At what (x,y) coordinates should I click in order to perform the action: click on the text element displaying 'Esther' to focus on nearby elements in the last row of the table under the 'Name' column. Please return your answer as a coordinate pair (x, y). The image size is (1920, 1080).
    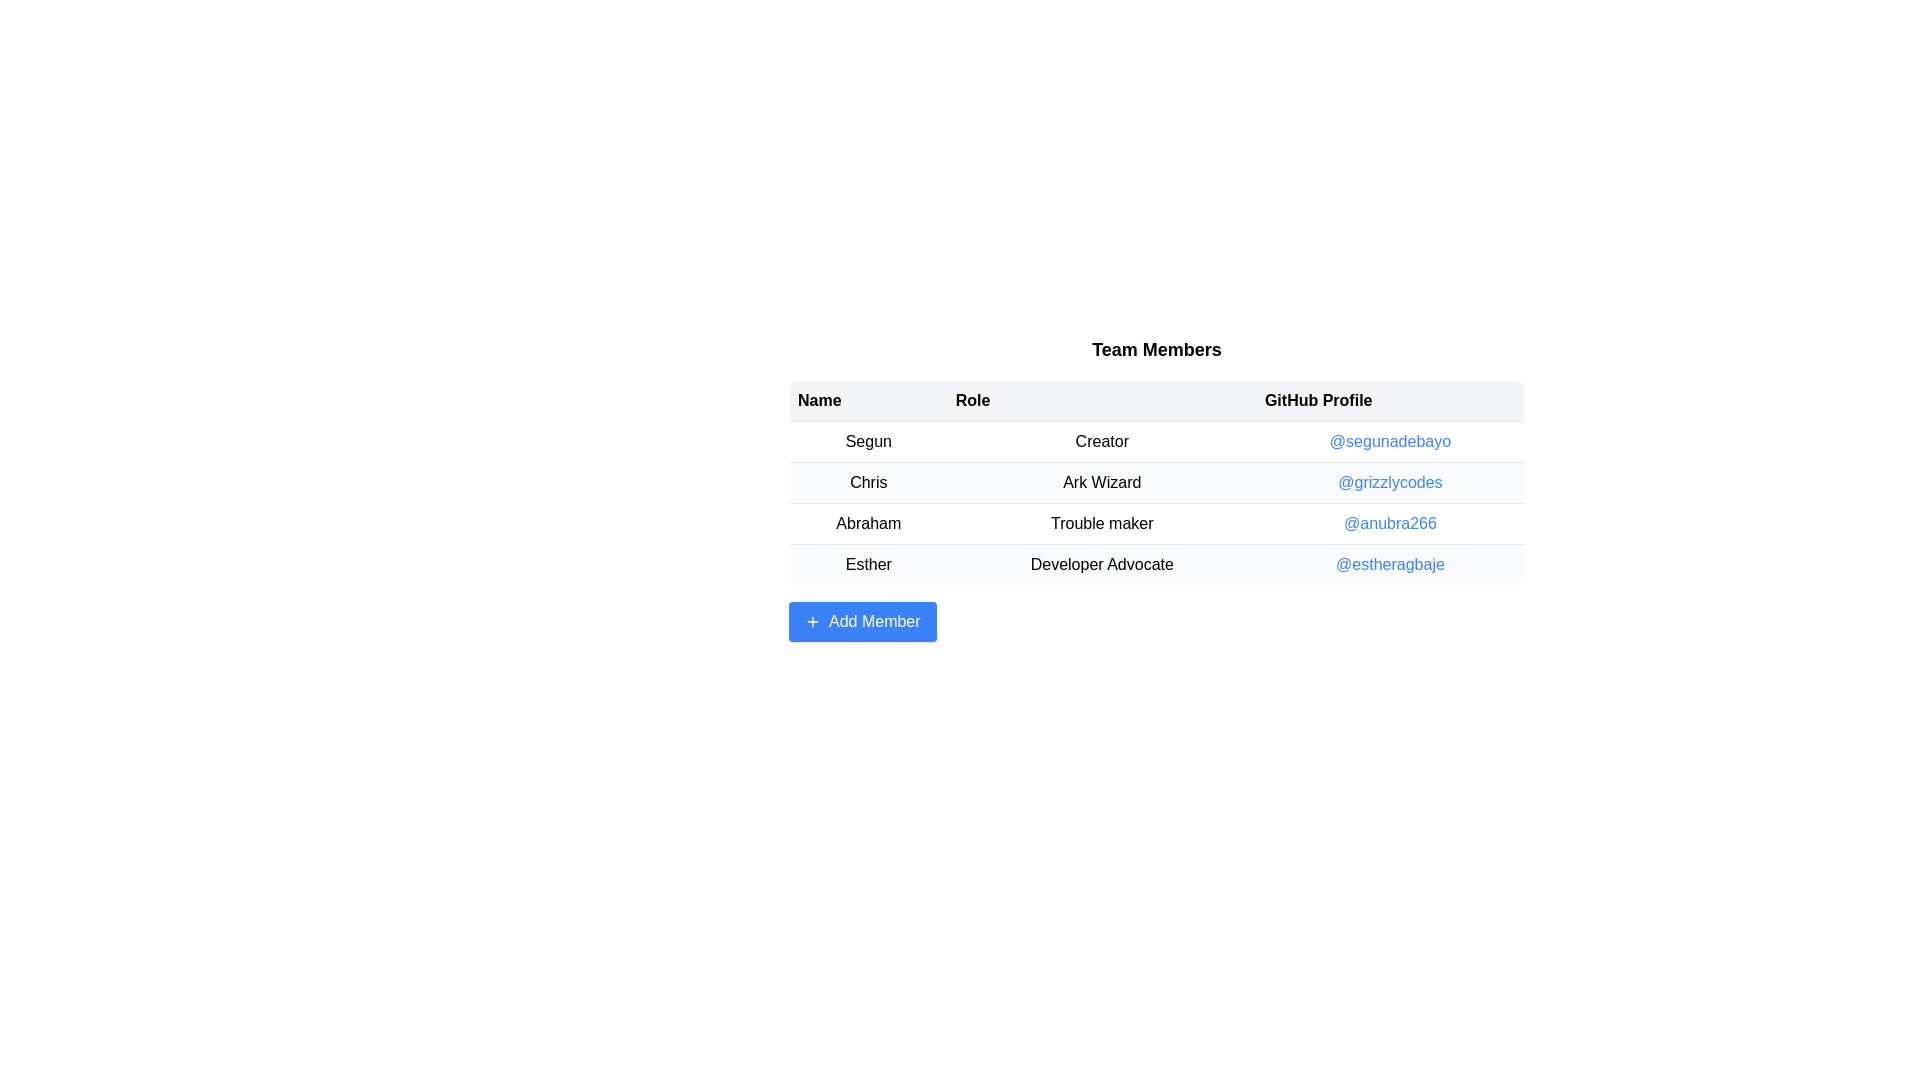
    Looking at the image, I should click on (868, 564).